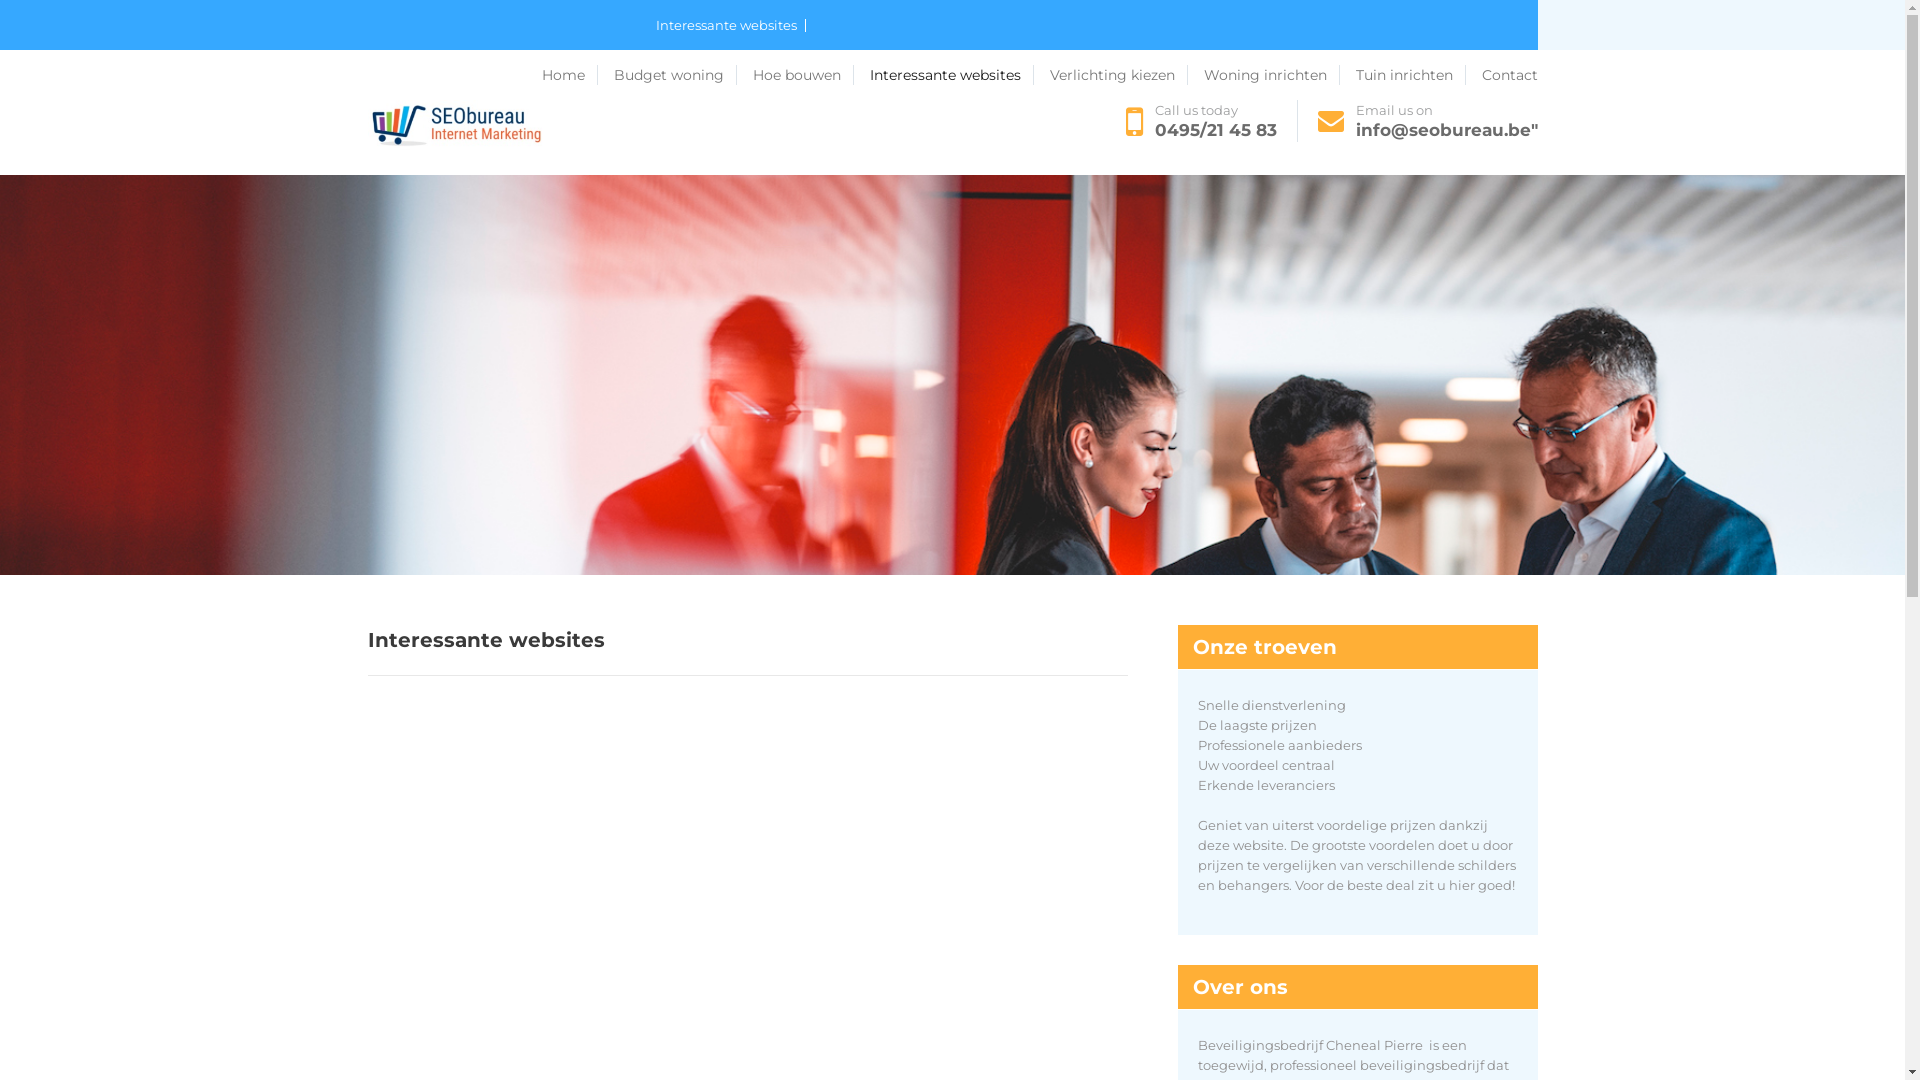 The height and width of the screenshot is (1080, 1920). I want to click on 'Hoe bouwen', so click(802, 73).